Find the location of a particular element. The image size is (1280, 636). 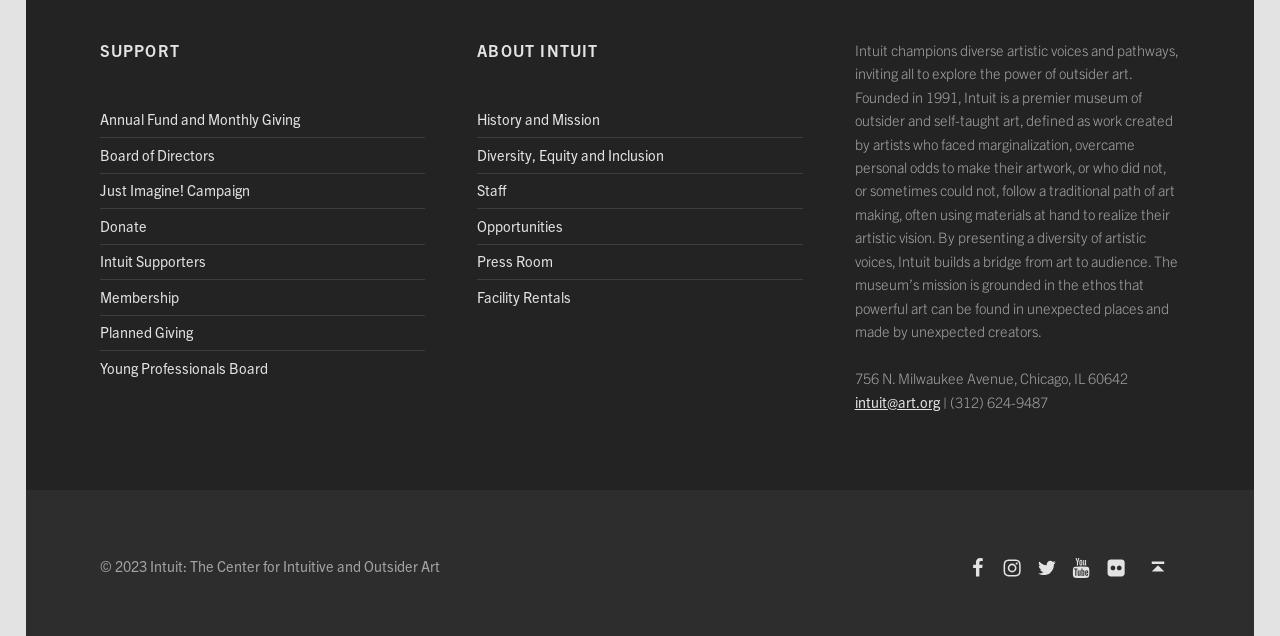

'History and Mission' is located at coordinates (538, 118).